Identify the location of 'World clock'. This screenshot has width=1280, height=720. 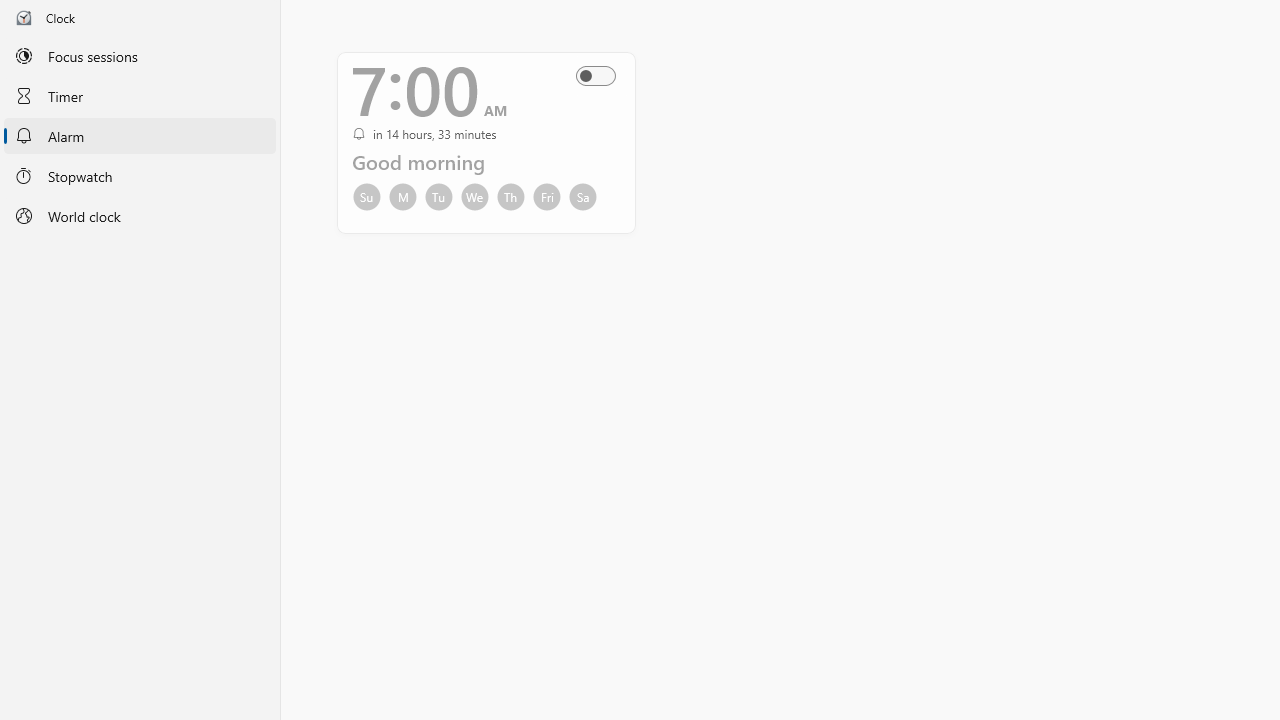
(139, 216).